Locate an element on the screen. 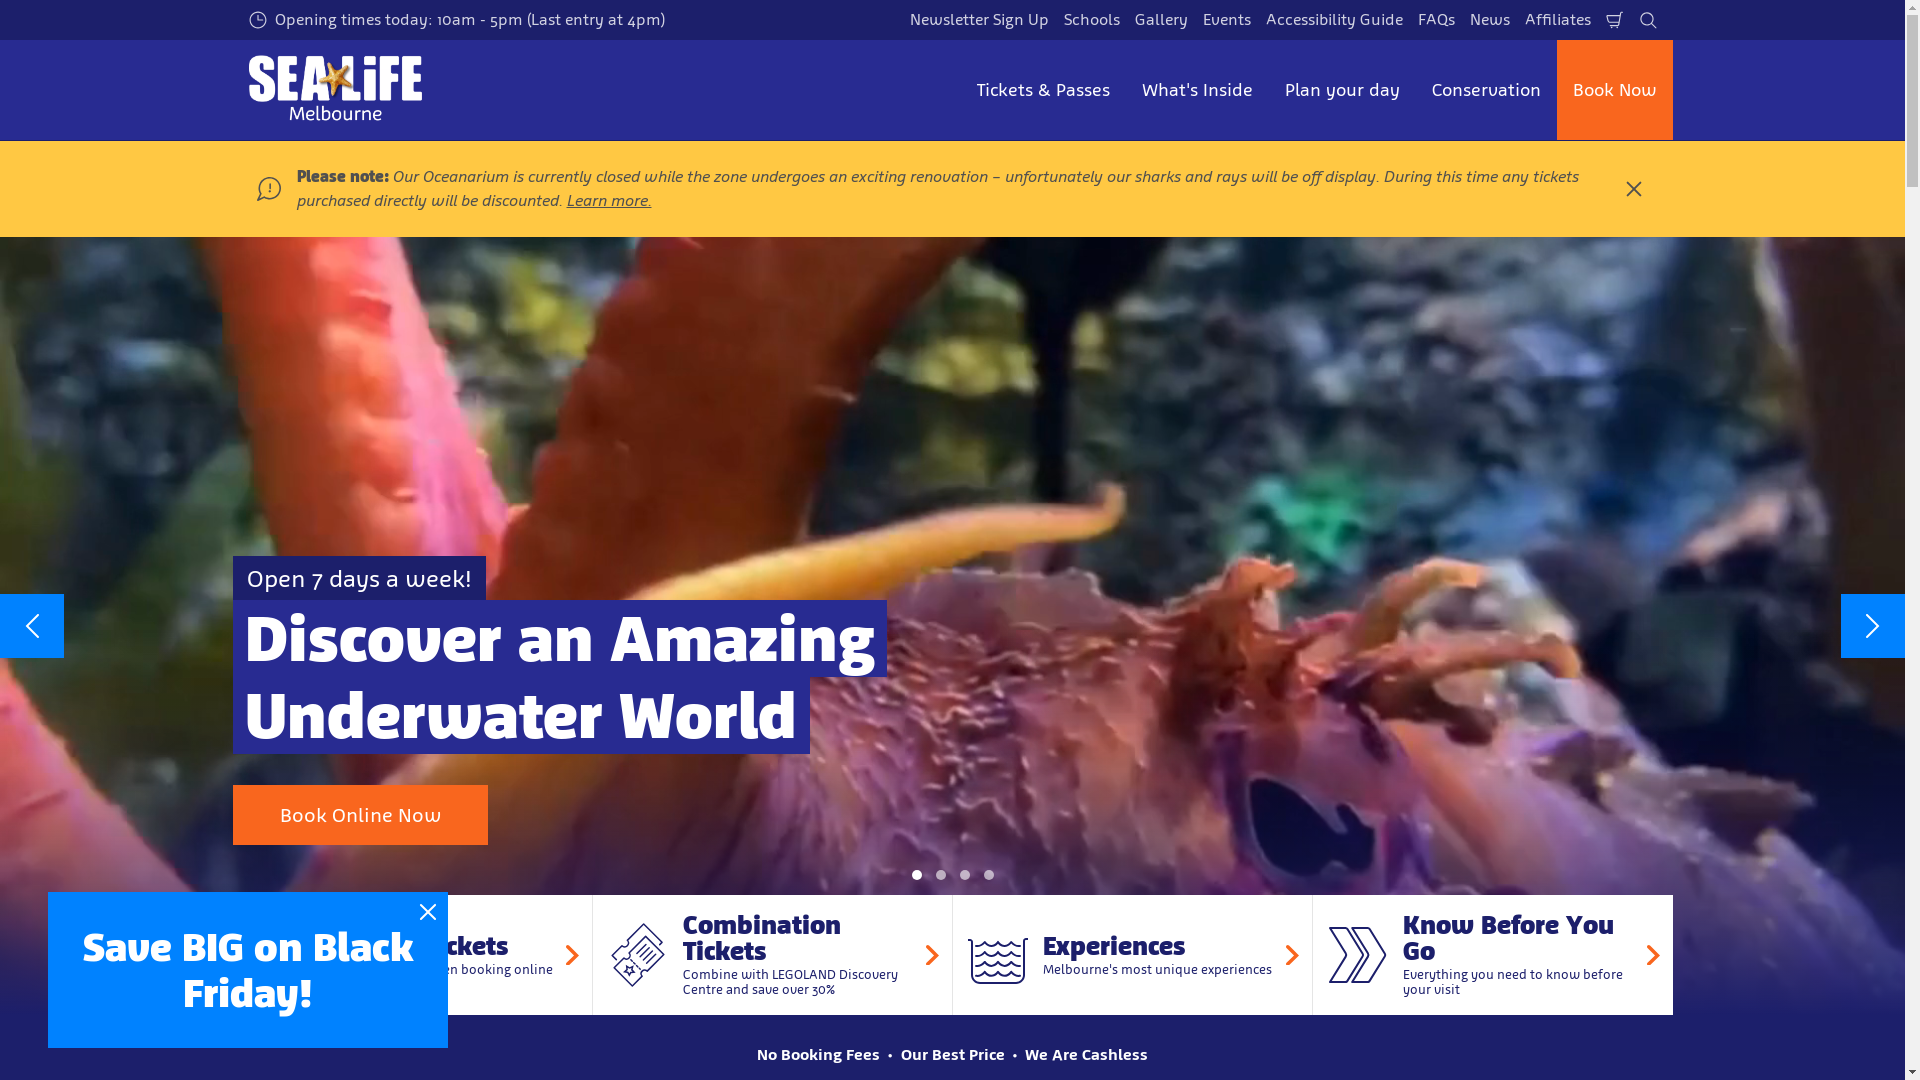  'Go to slide 1' is located at coordinates (915, 874).